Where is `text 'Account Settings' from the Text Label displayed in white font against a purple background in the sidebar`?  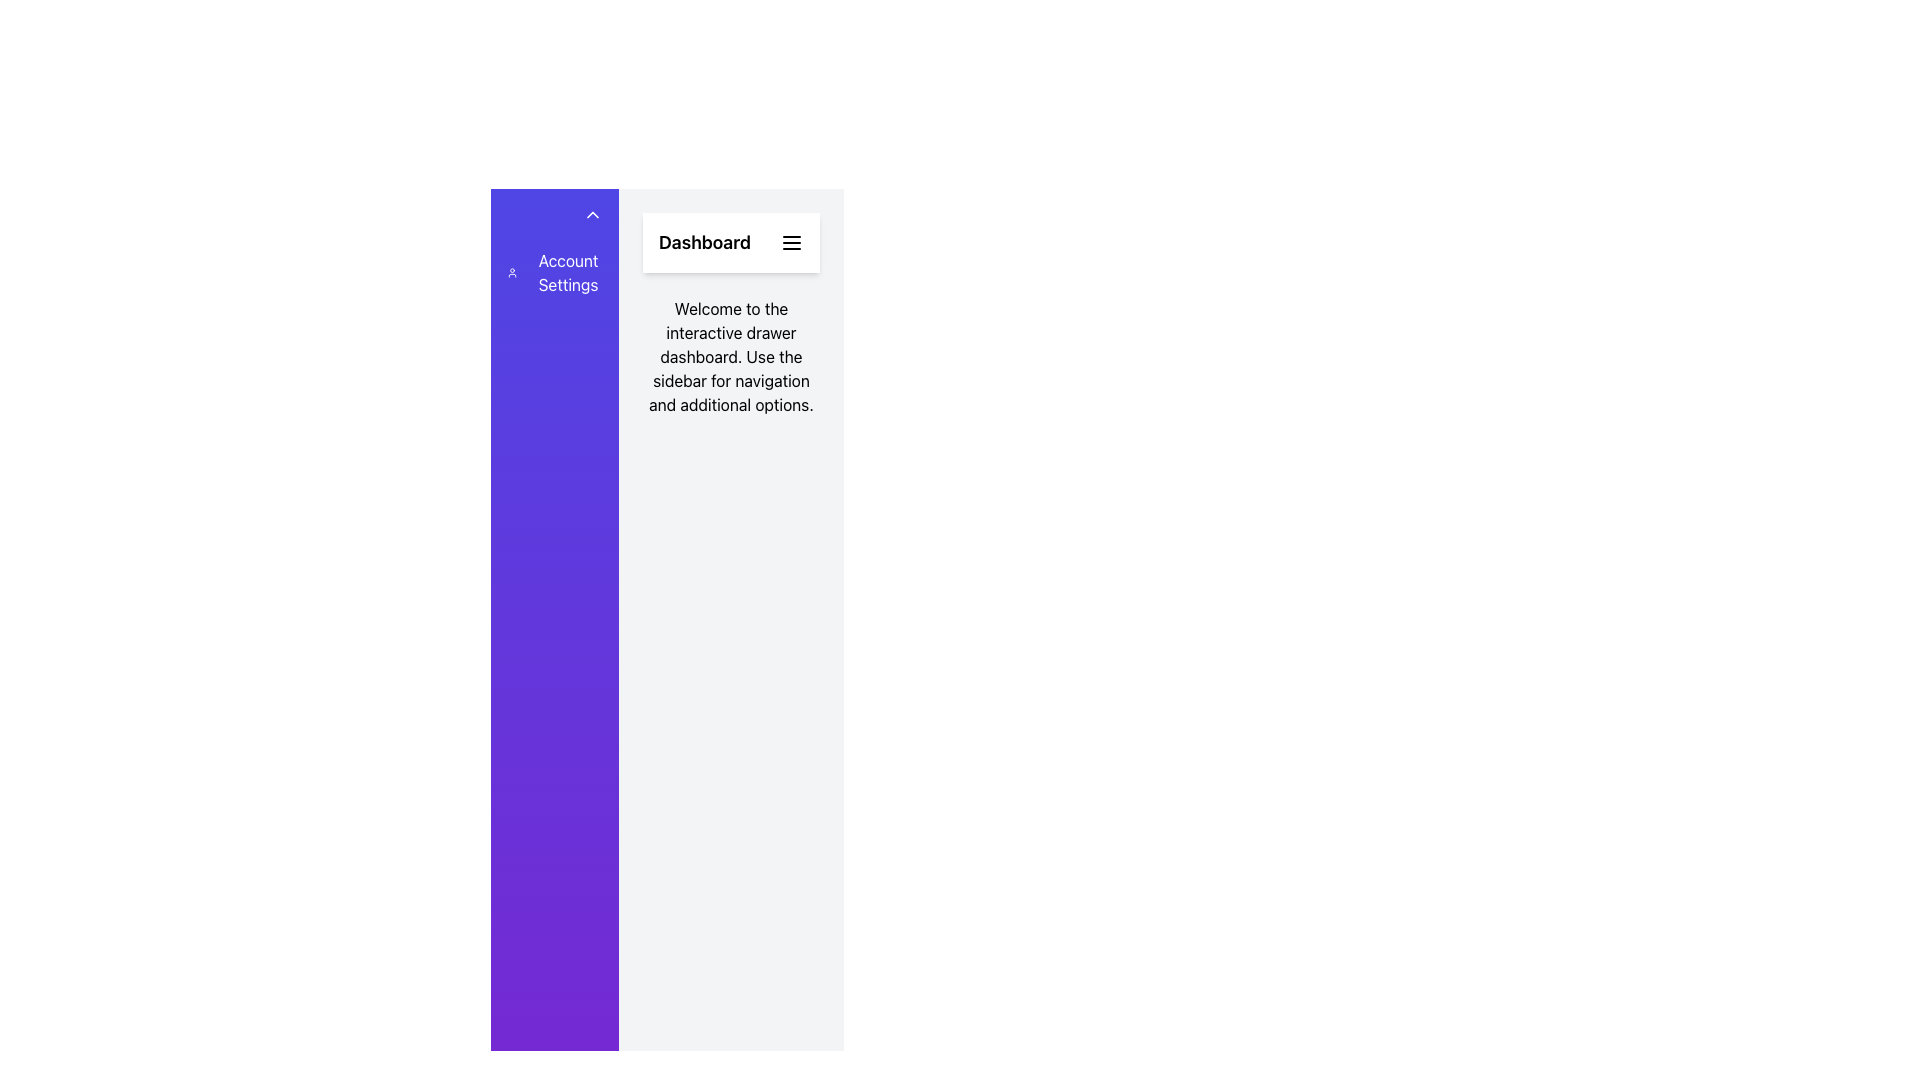 text 'Account Settings' from the Text Label displayed in white font against a purple background in the sidebar is located at coordinates (567, 273).